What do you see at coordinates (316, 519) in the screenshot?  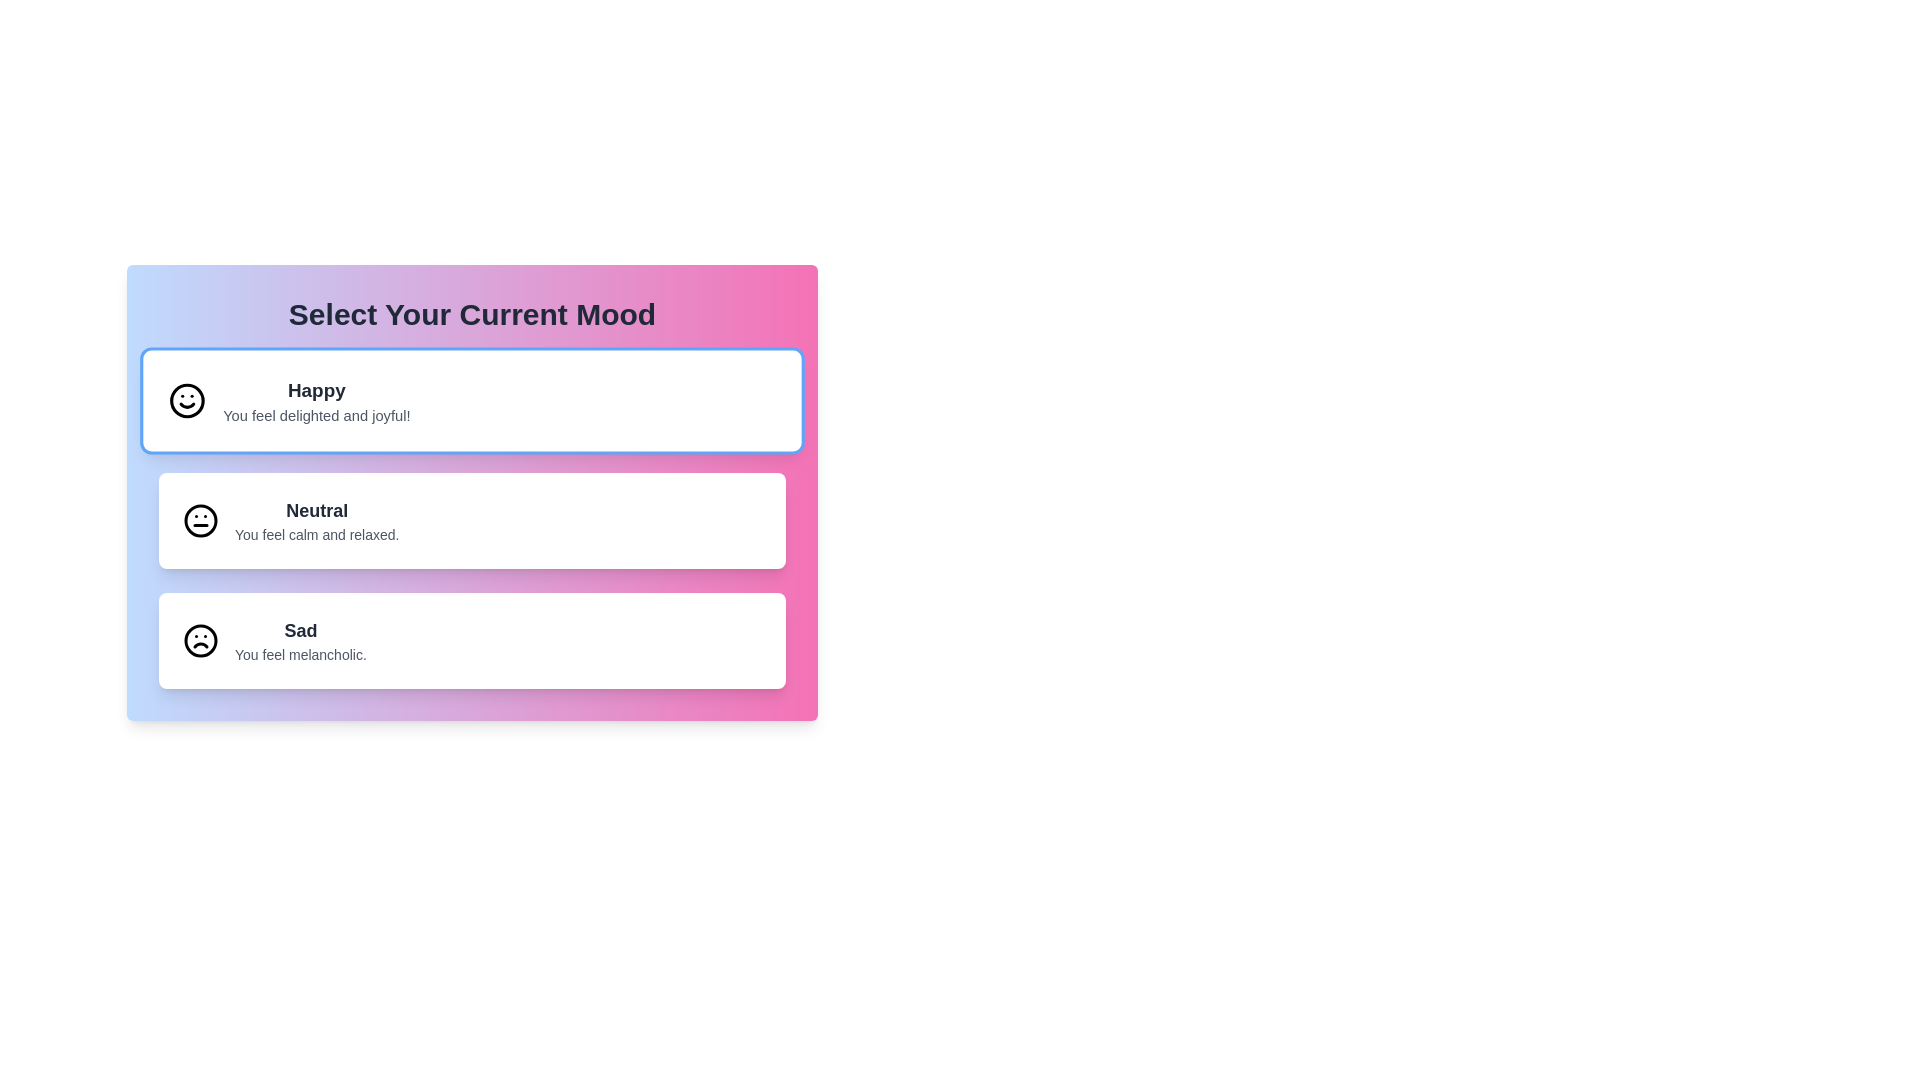 I see `the 'Neutral' text block, which features bold, dark font text saying 'Neutral' and a smaller, lighter gray font text saying 'You feel calm and relaxed.' This element is the second option in a vertical list of mood options` at bounding box center [316, 519].